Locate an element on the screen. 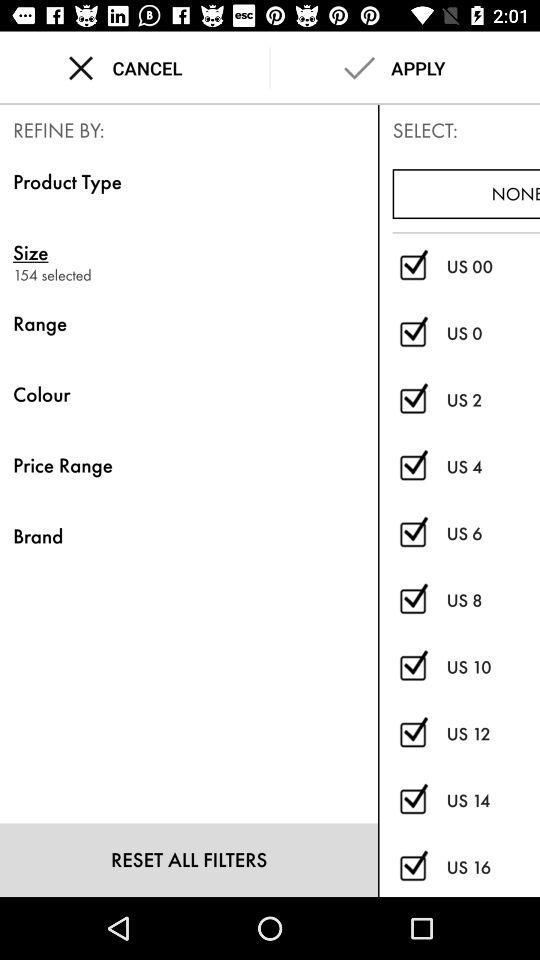 This screenshot has width=540, height=960. us size 6 is located at coordinates (412, 533).